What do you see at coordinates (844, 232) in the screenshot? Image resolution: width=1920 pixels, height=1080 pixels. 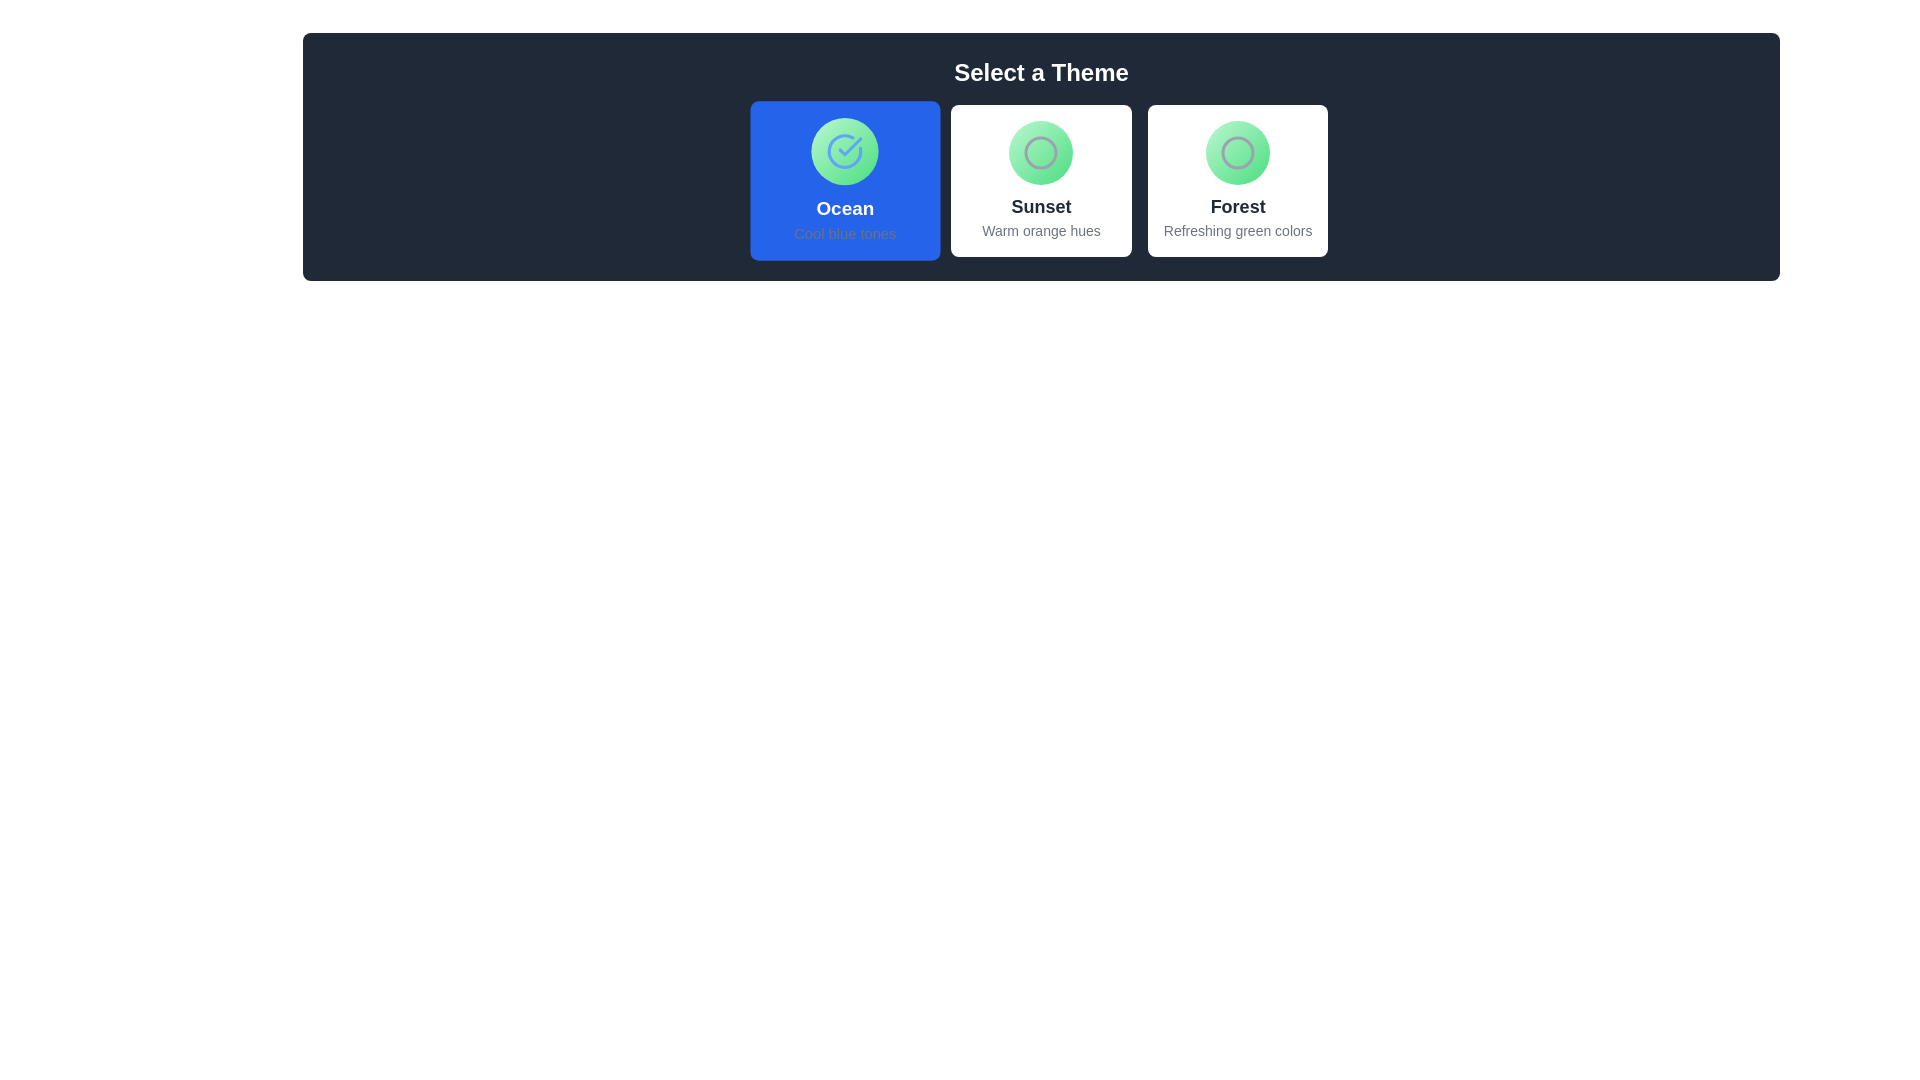 I see `text content of the supplementary detail label located below the main label 'Ocean' within the blue box` at bounding box center [844, 232].